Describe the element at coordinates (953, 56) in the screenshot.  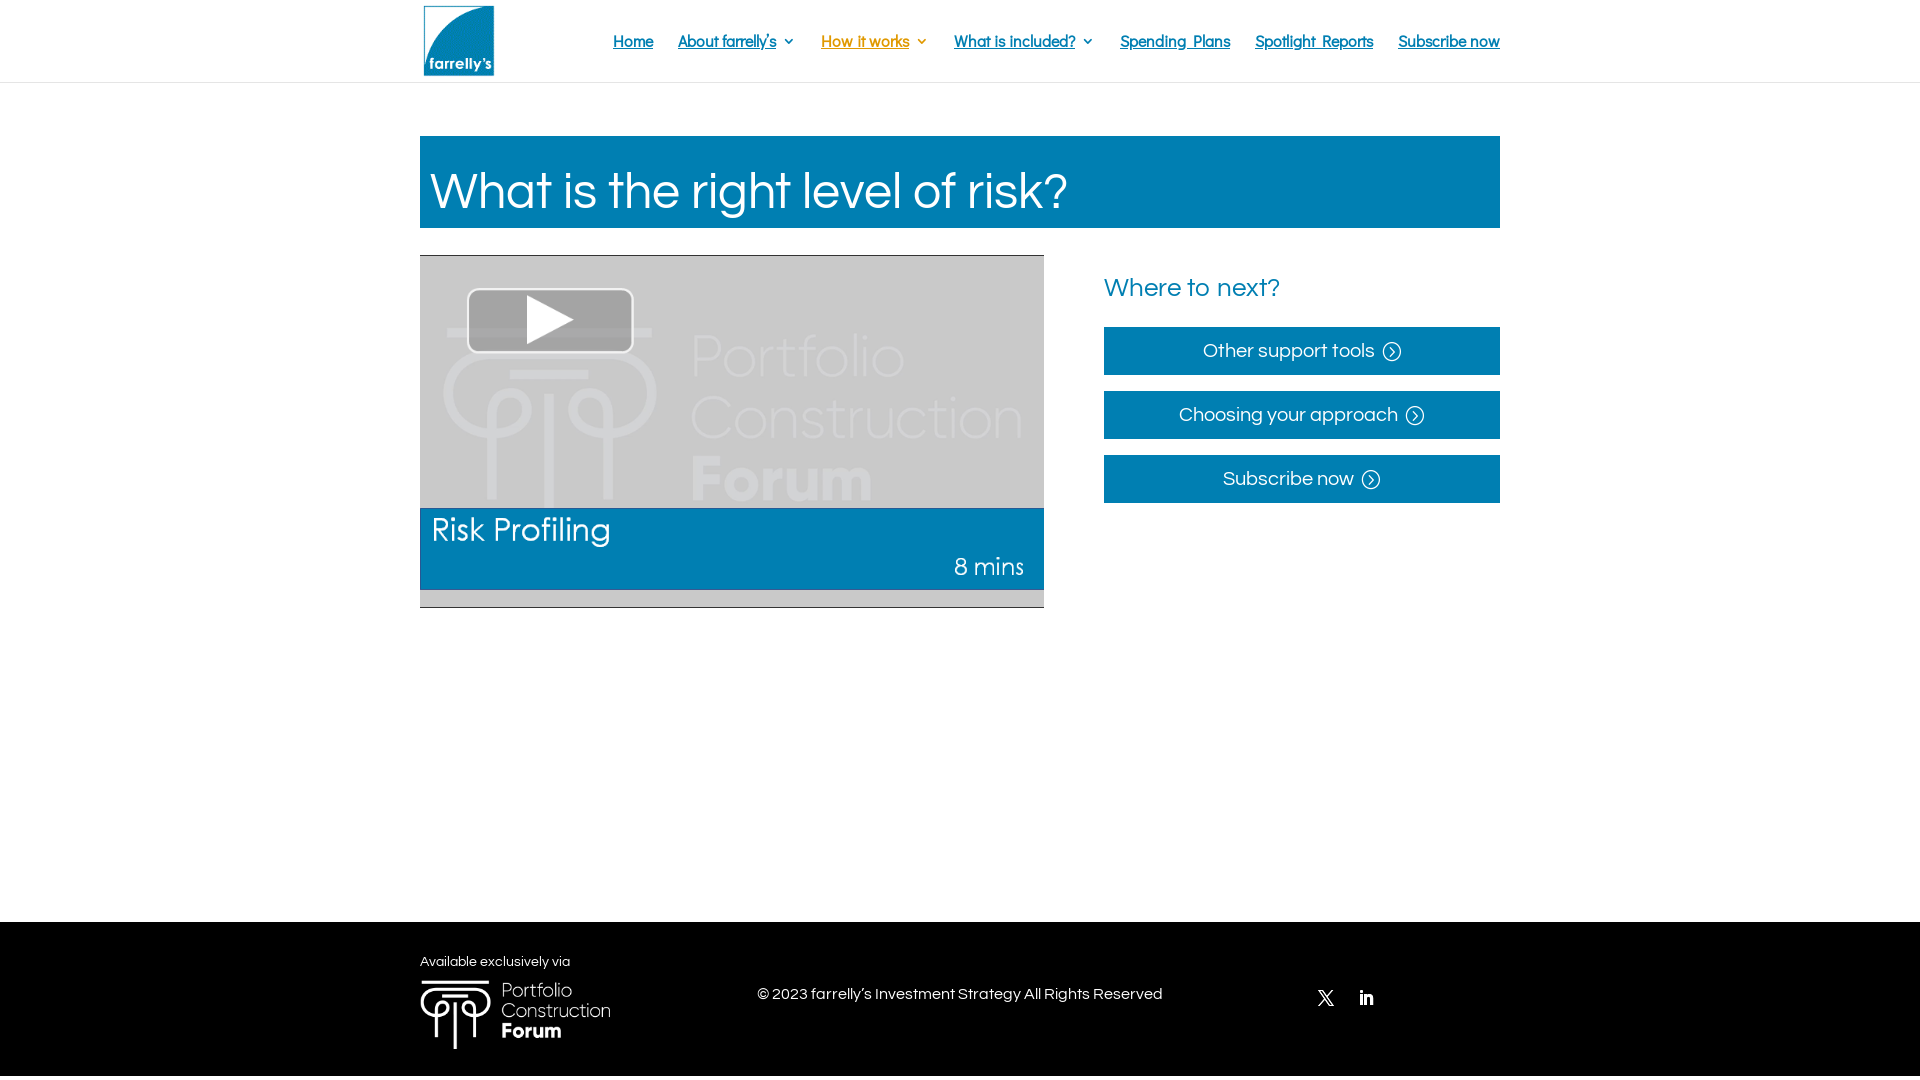
I see `'What is included?'` at that location.